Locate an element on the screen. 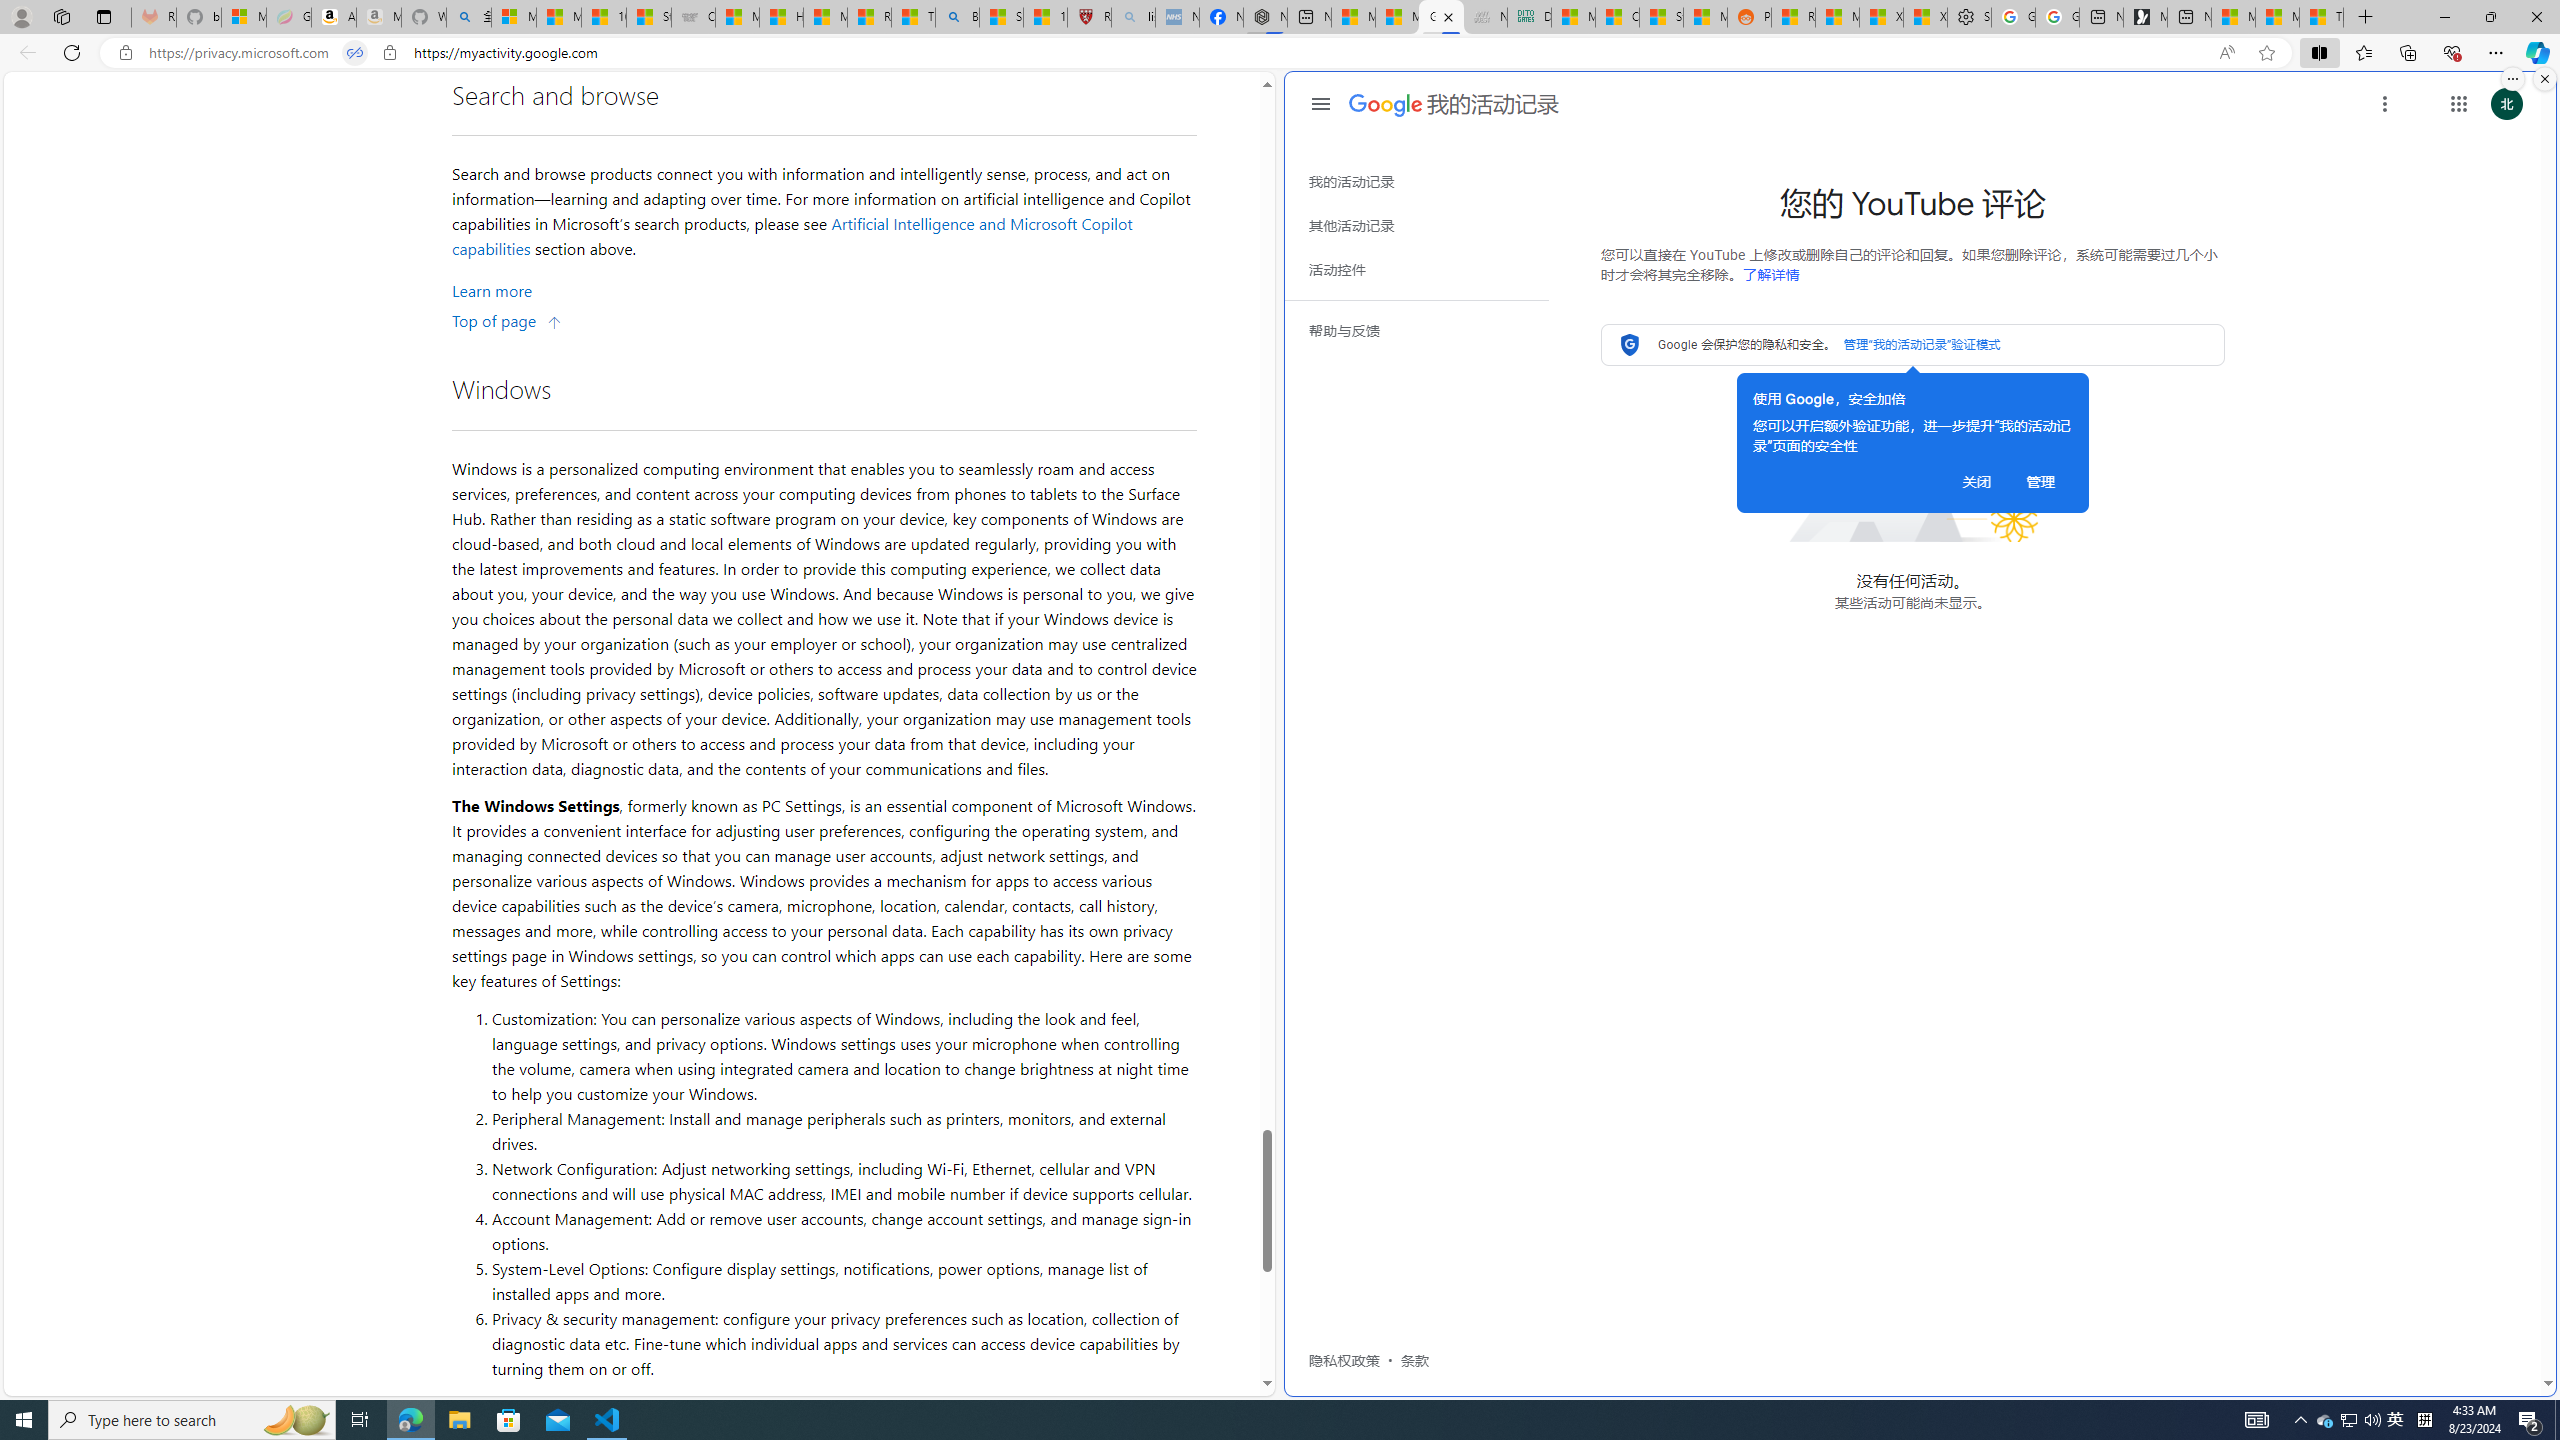 This screenshot has height=1440, width=2560. 'Workspaces' is located at coordinates (61, 16).